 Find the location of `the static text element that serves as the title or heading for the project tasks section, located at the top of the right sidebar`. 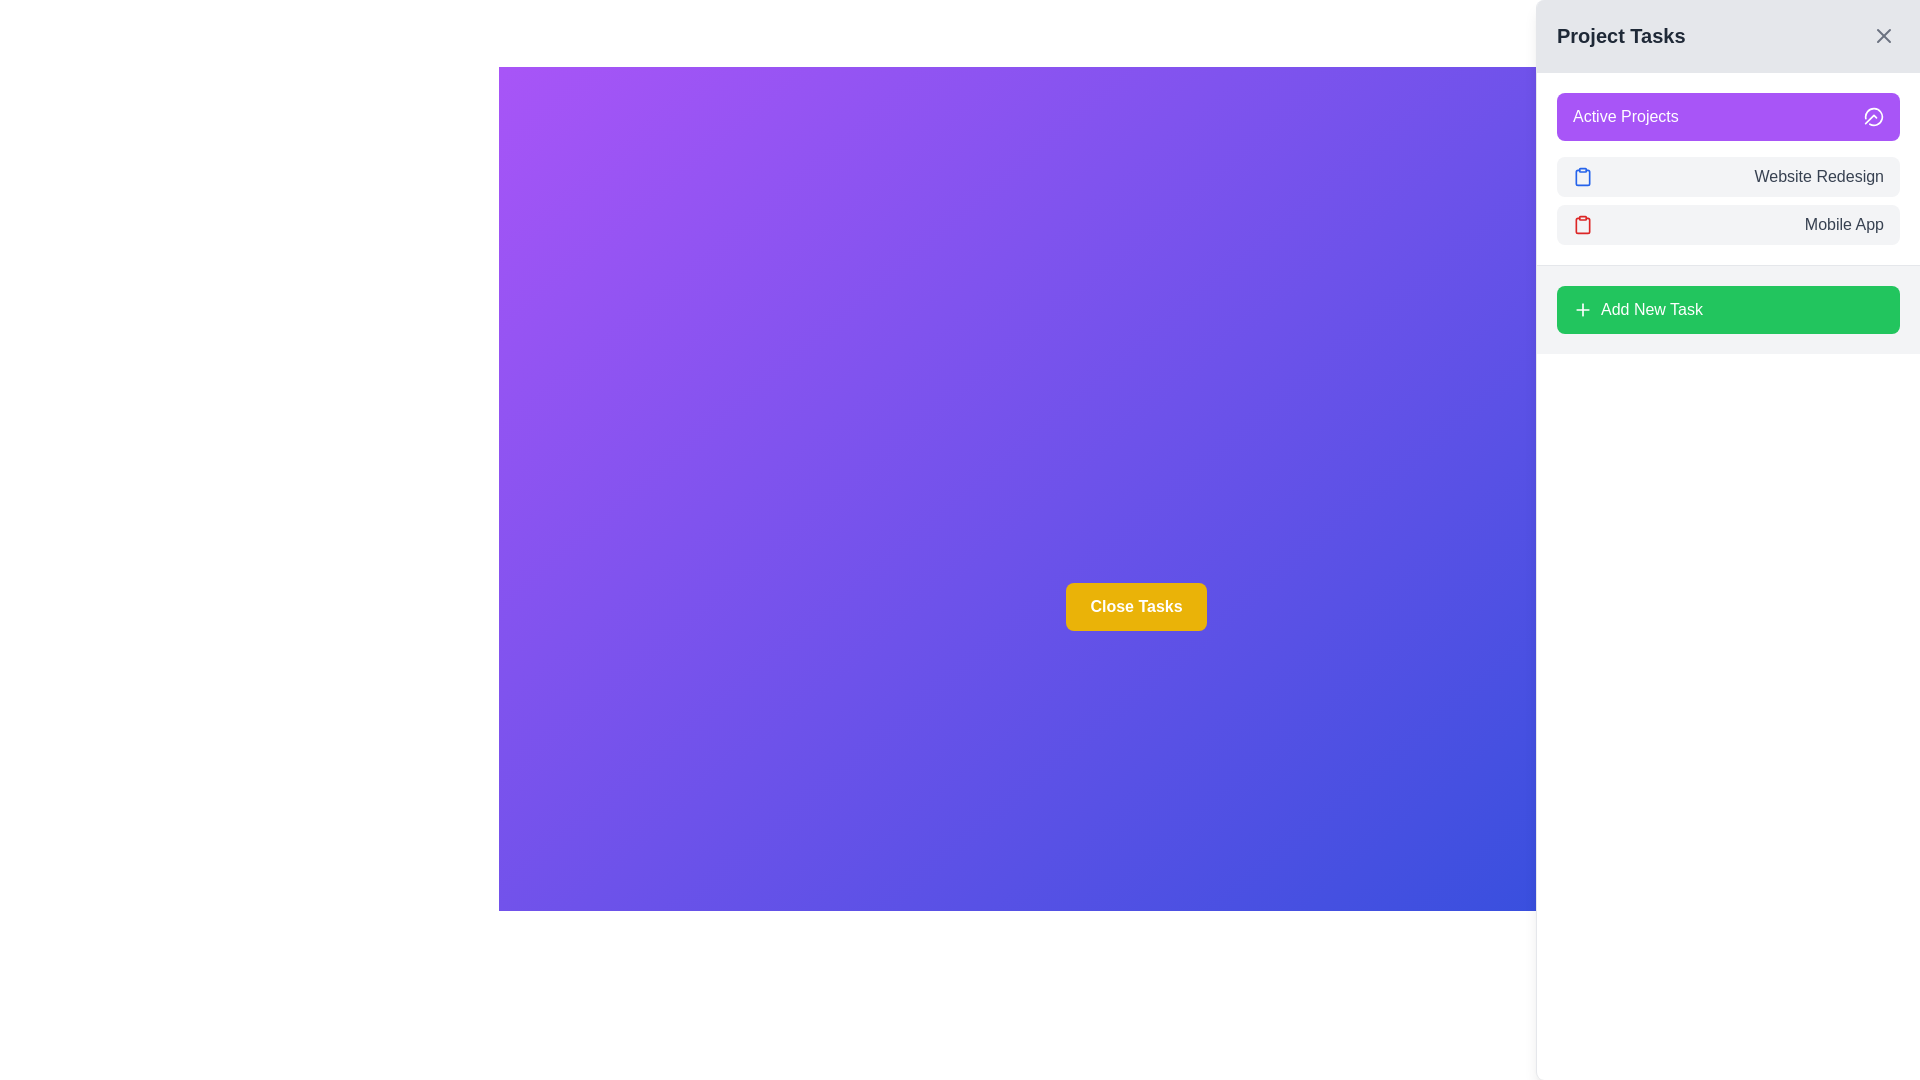

the static text element that serves as the title or heading for the project tasks section, located at the top of the right sidebar is located at coordinates (1621, 35).